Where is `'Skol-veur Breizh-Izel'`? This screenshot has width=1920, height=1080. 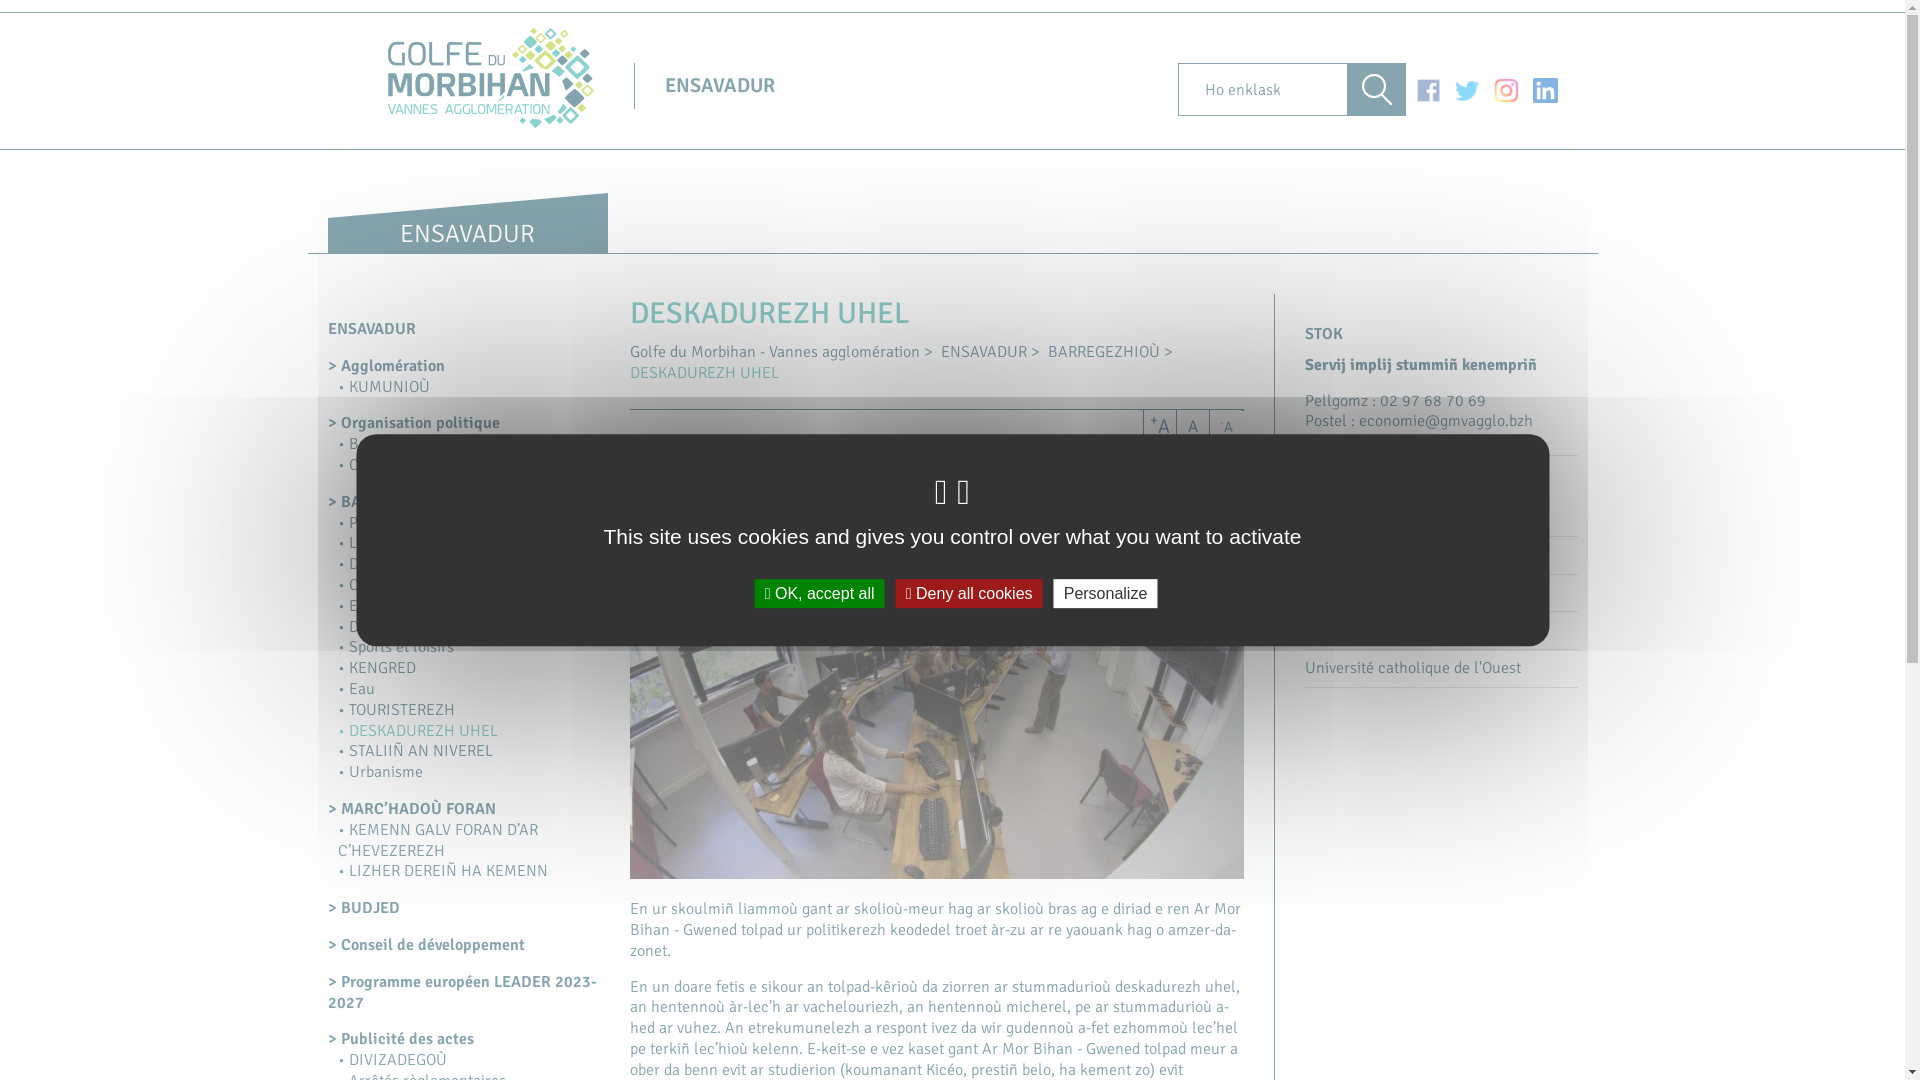 'Skol-veur Breizh-Izel' is located at coordinates (1441, 596).